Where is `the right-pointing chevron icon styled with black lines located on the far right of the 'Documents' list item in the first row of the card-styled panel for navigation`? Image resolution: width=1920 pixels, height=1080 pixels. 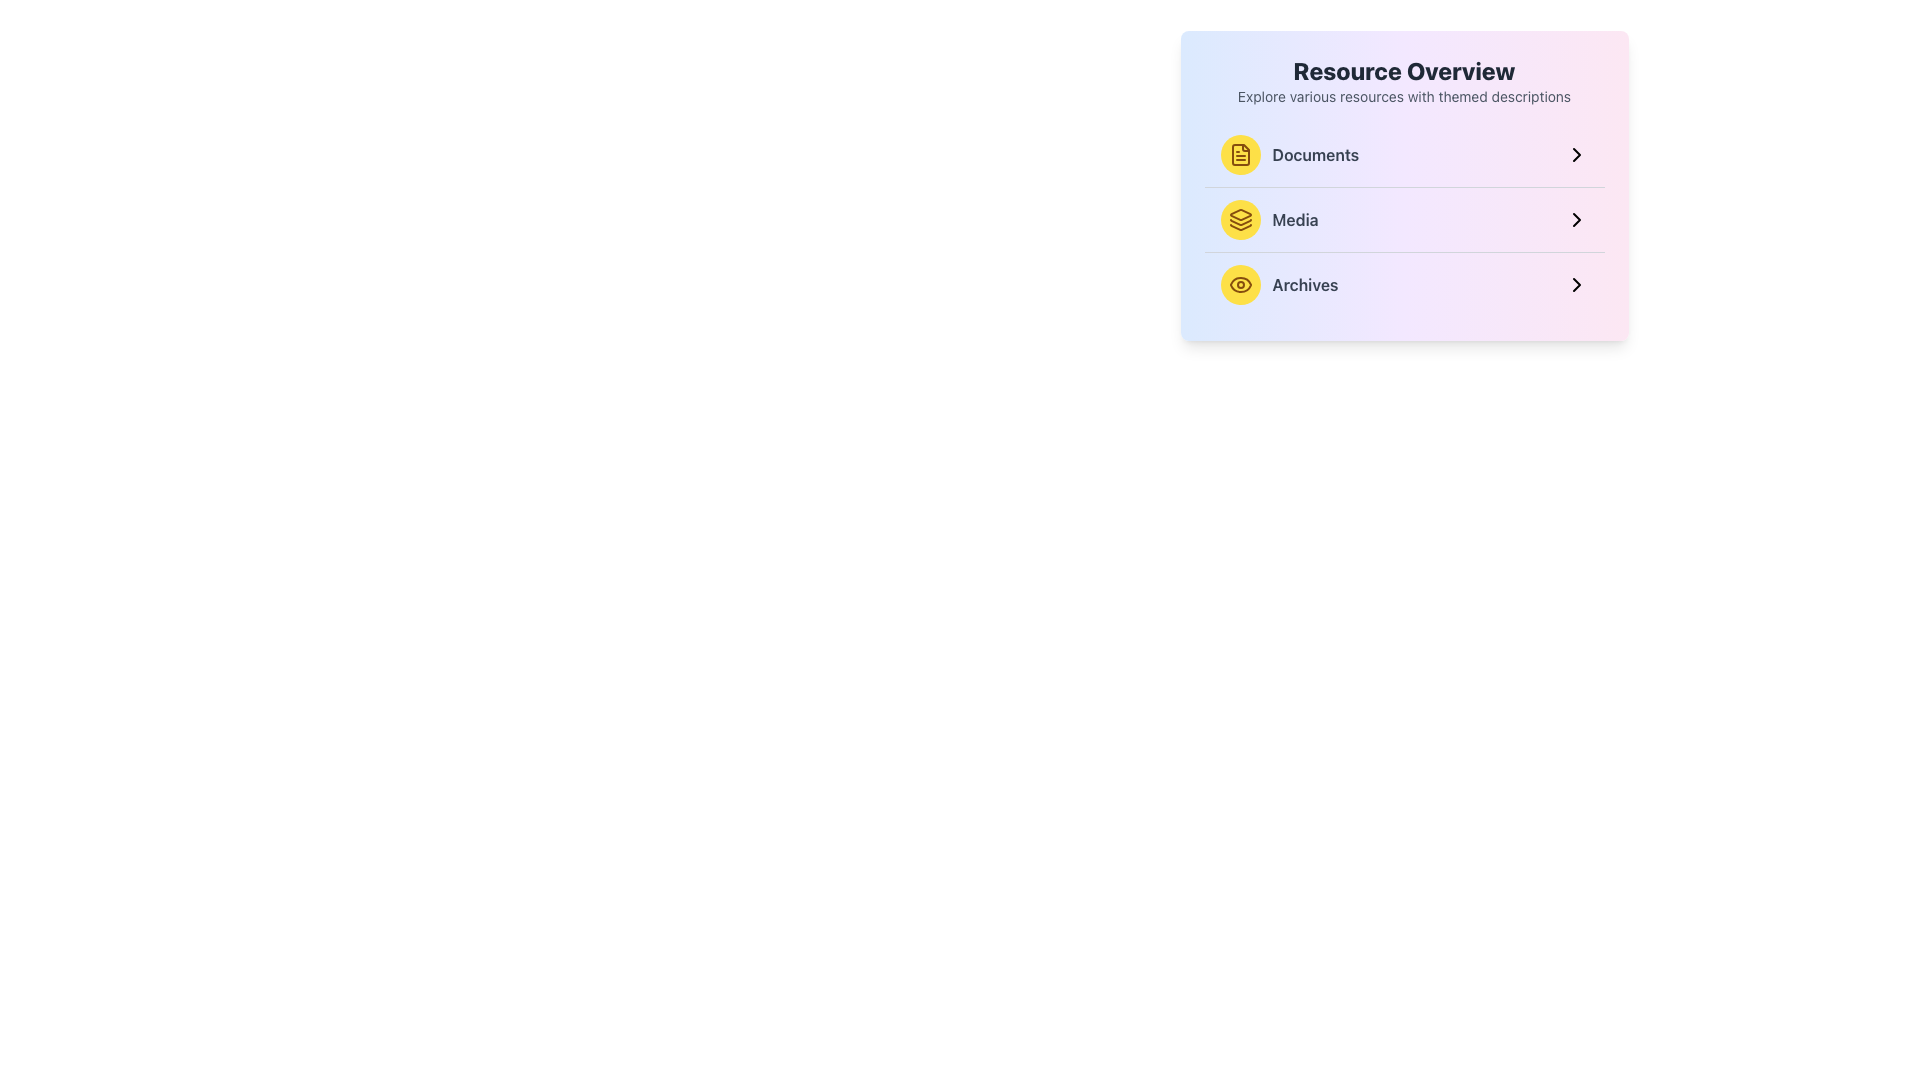 the right-pointing chevron icon styled with black lines located on the far right of the 'Documents' list item in the first row of the card-styled panel for navigation is located at coordinates (1575, 153).